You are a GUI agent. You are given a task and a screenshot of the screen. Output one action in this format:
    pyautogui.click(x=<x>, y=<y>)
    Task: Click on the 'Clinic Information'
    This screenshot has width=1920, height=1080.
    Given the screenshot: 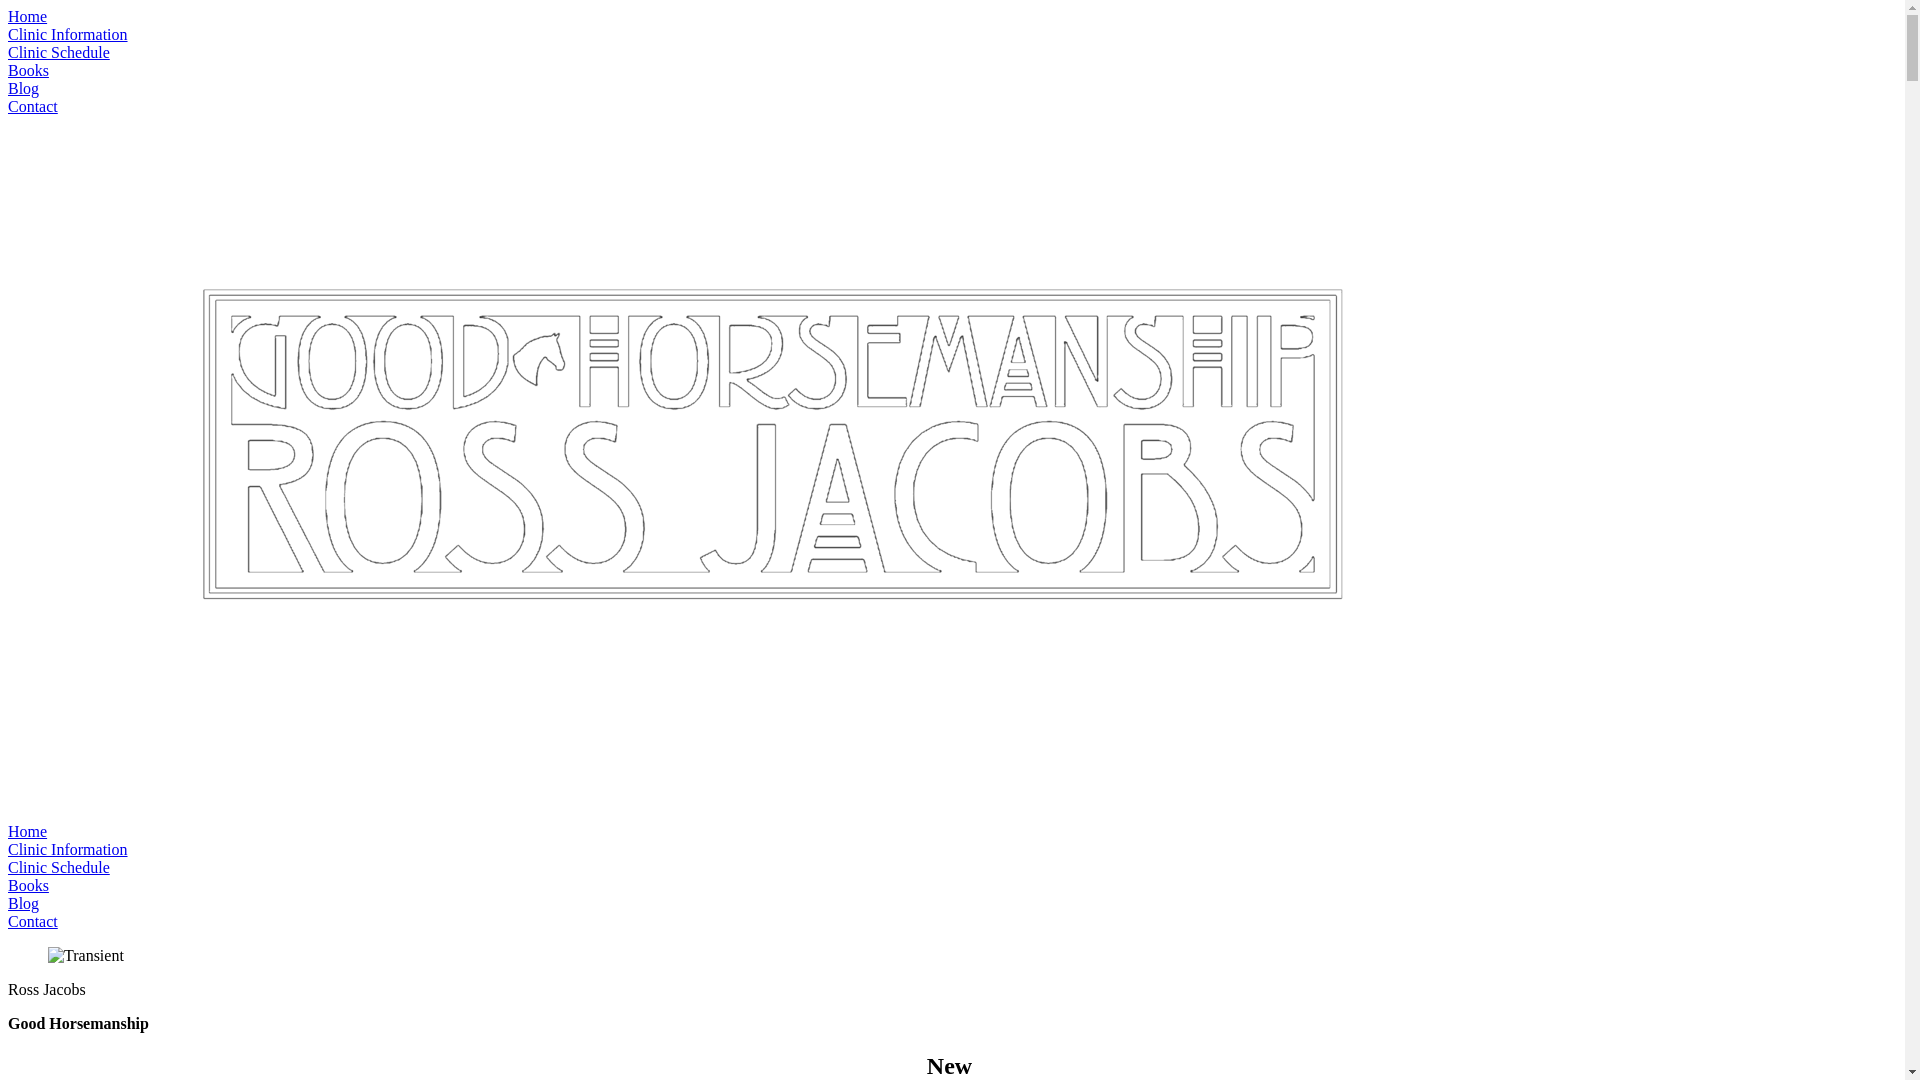 What is the action you would take?
    pyautogui.click(x=67, y=849)
    